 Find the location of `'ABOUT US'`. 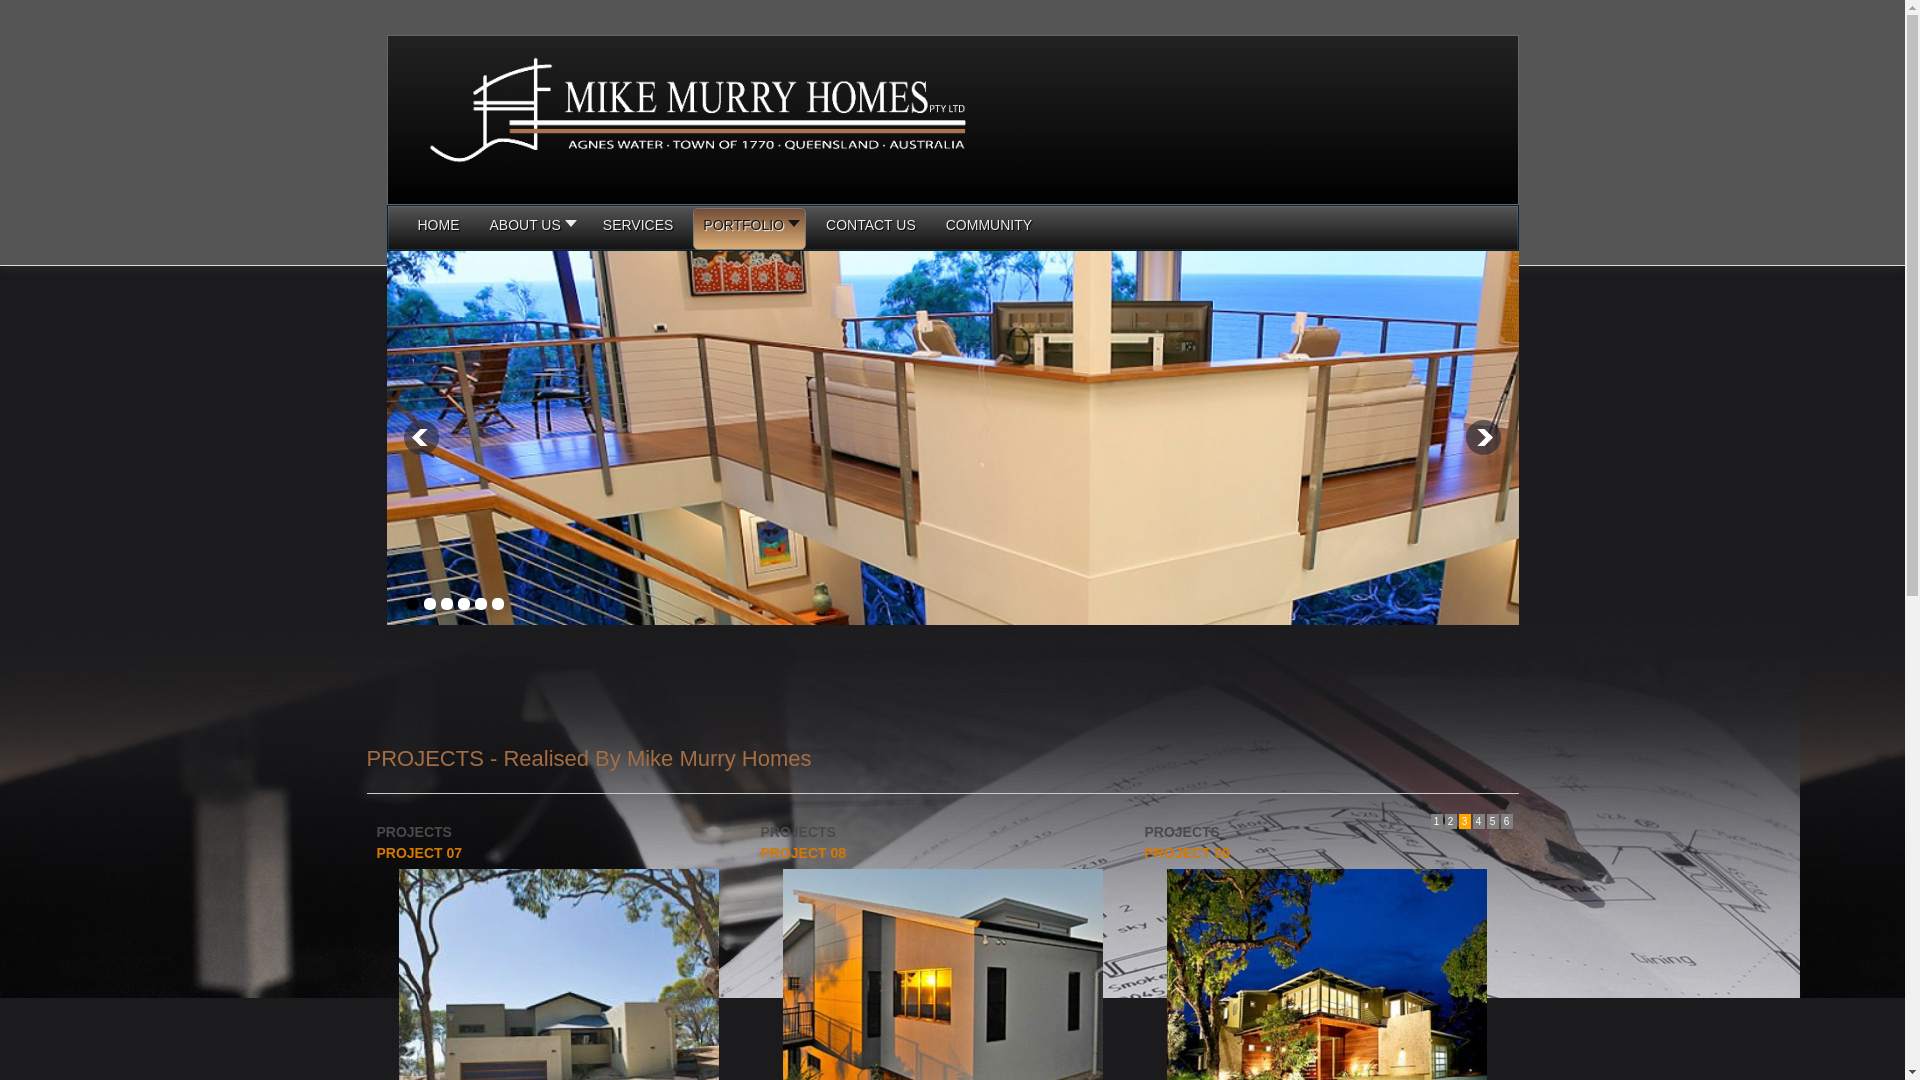

'ABOUT US' is located at coordinates (531, 229).